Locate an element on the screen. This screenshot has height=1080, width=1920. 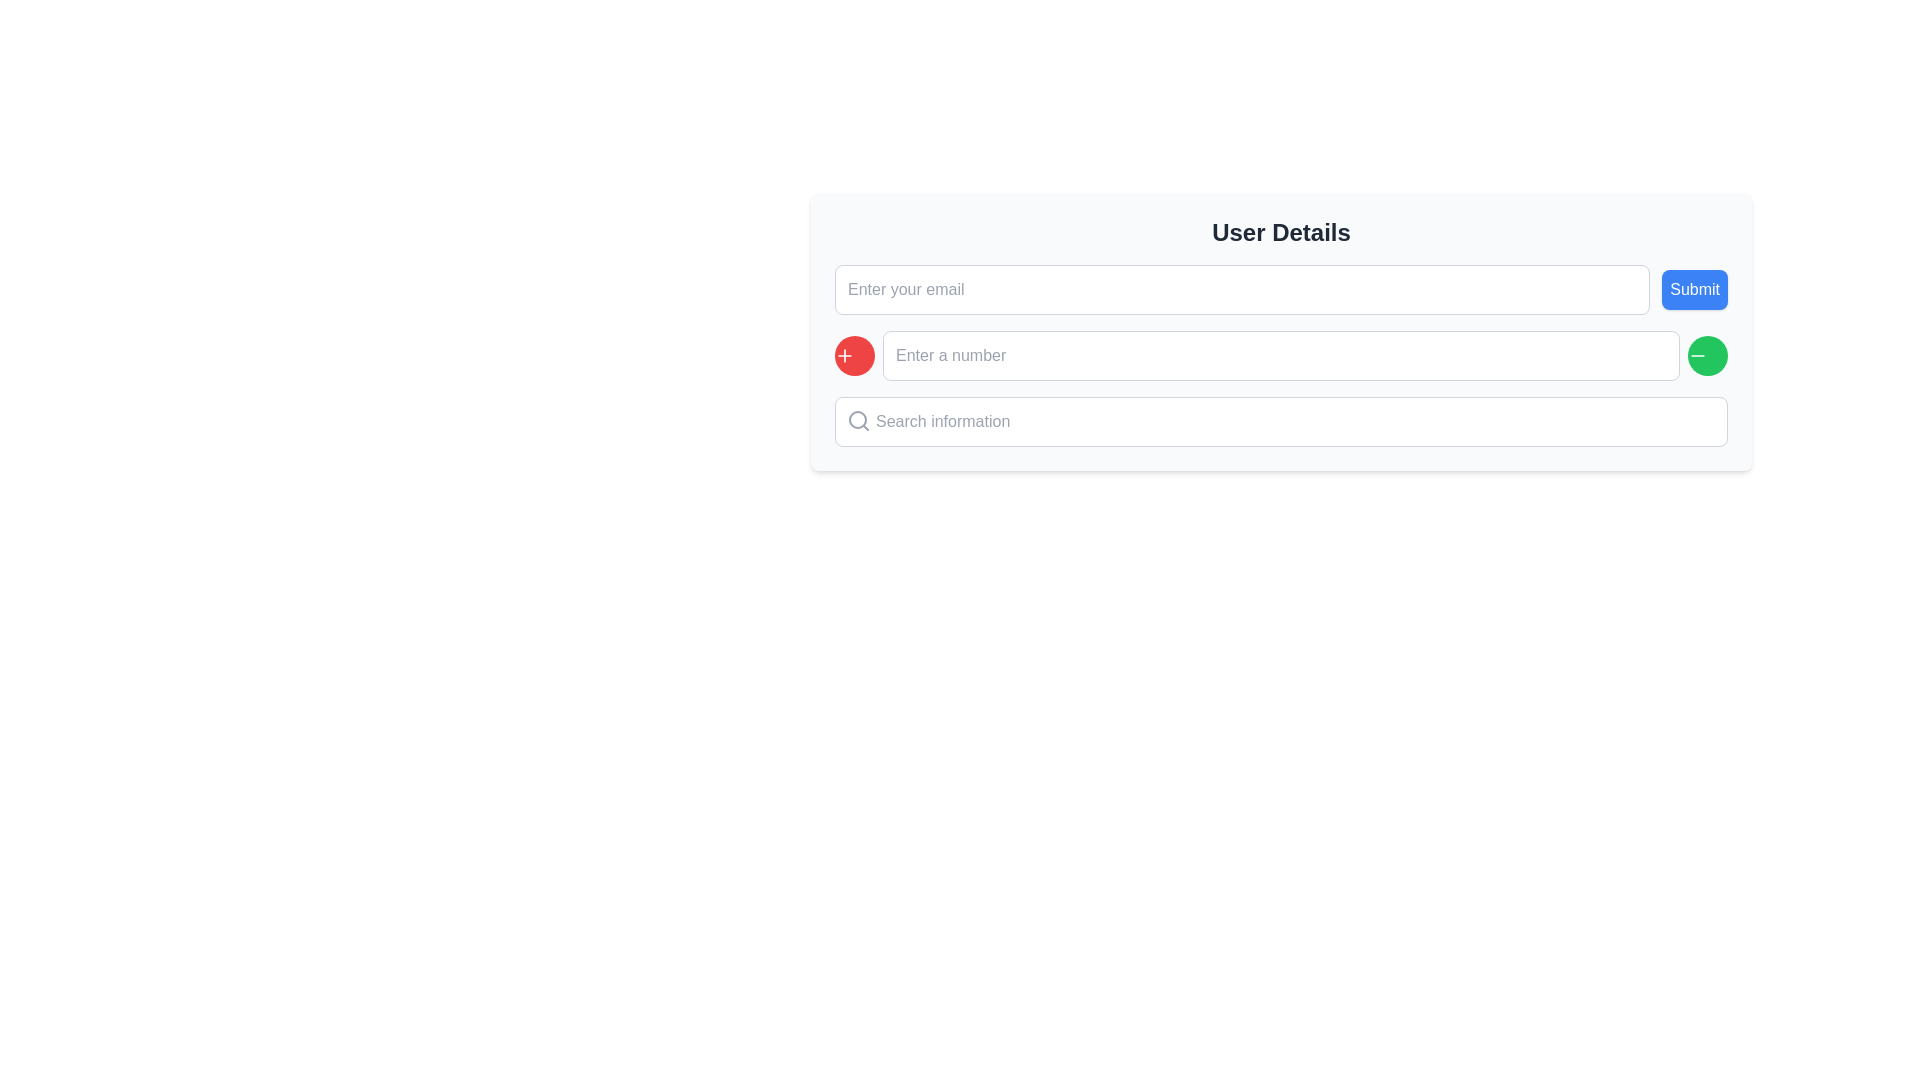
the green circular button icon located to the right of the 'Enter a number' text input field is located at coordinates (1697, 354).